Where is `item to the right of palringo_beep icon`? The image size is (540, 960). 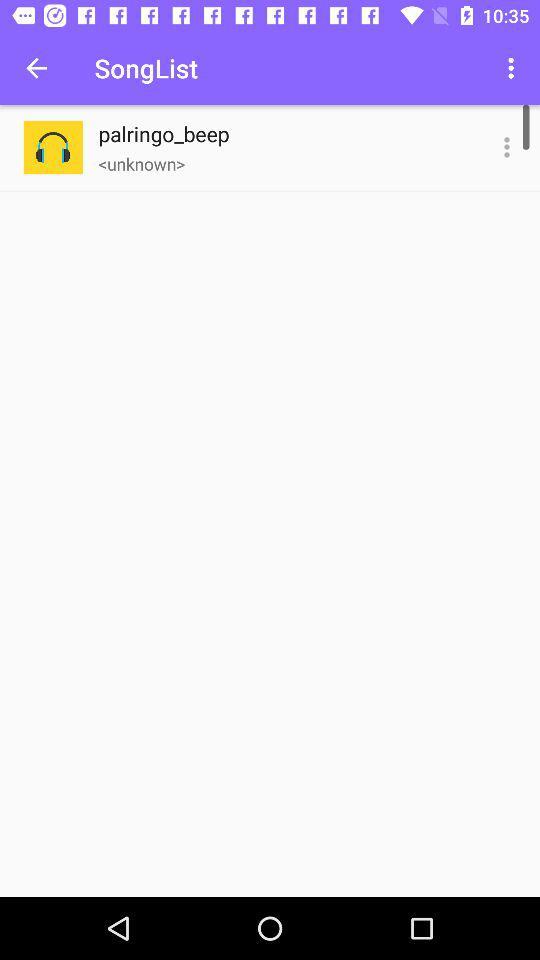 item to the right of palringo_beep icon is located at coordinates (507, 146).